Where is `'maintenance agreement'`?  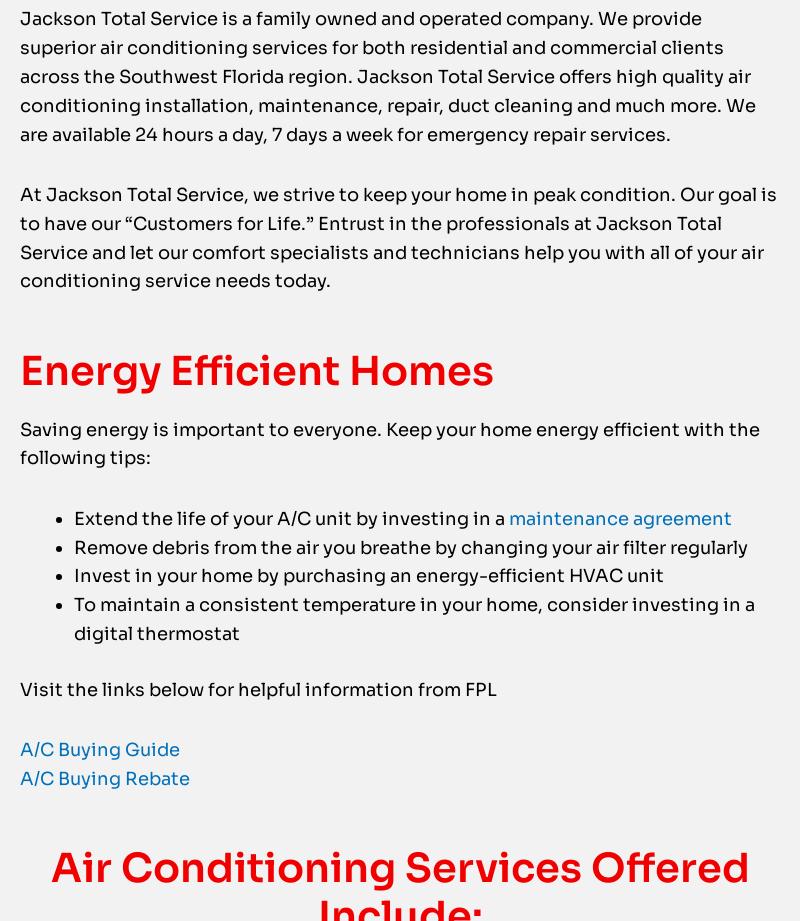
'maintenance agreement' is located at coordinates (507, 557).